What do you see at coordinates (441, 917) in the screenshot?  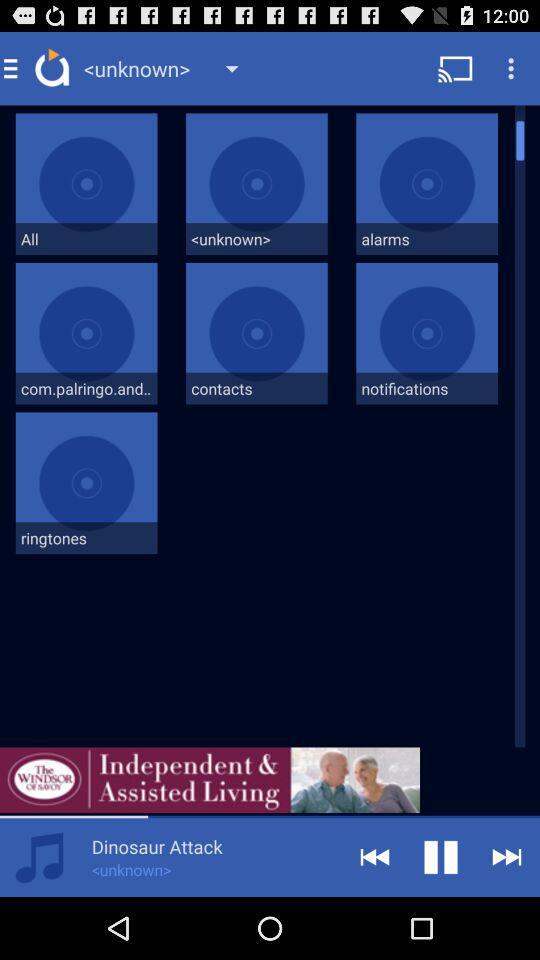 I see `the pause icon` at bounding box center [441, 917].